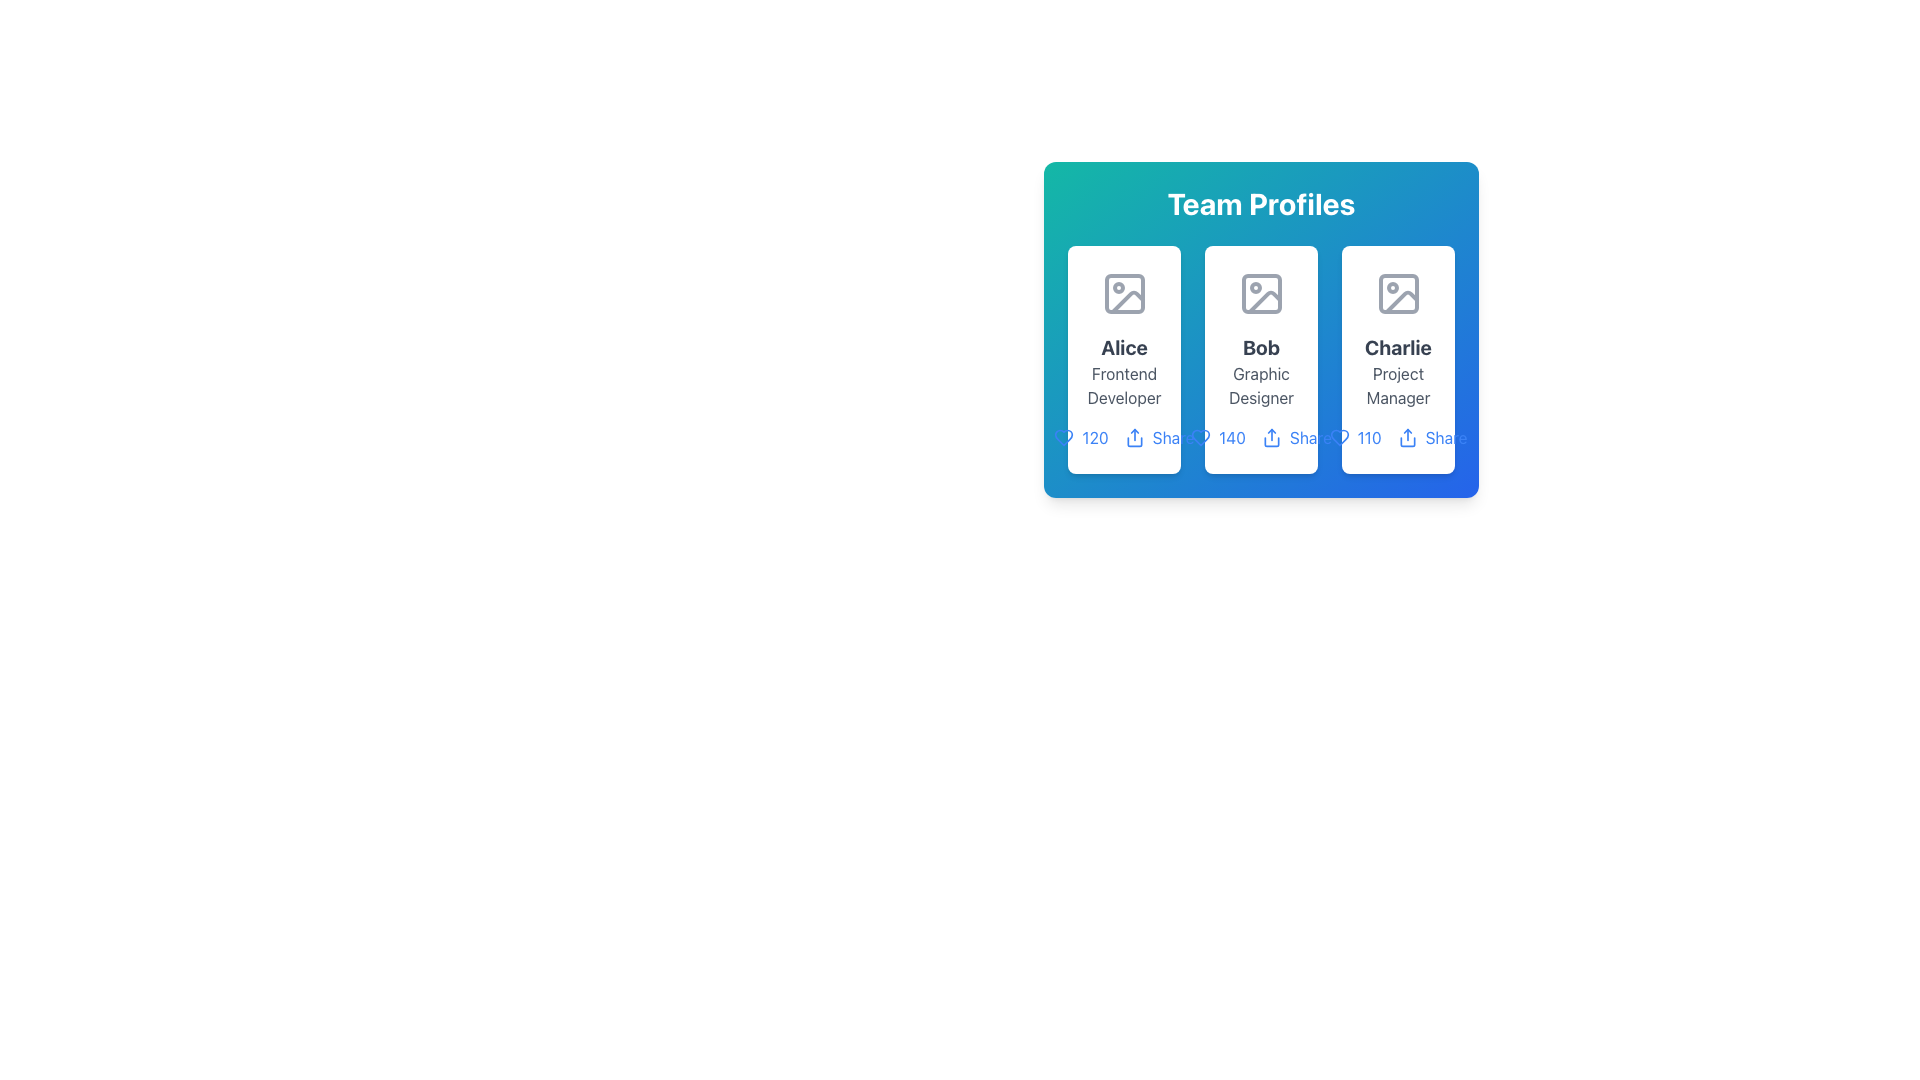  What do you see at coordinates (1406, 437) in the screenshot?
I see `the blue upward-pointing arrow icon for the 'Share' action located in Charlie's card` at bounding box center [1406, 437].